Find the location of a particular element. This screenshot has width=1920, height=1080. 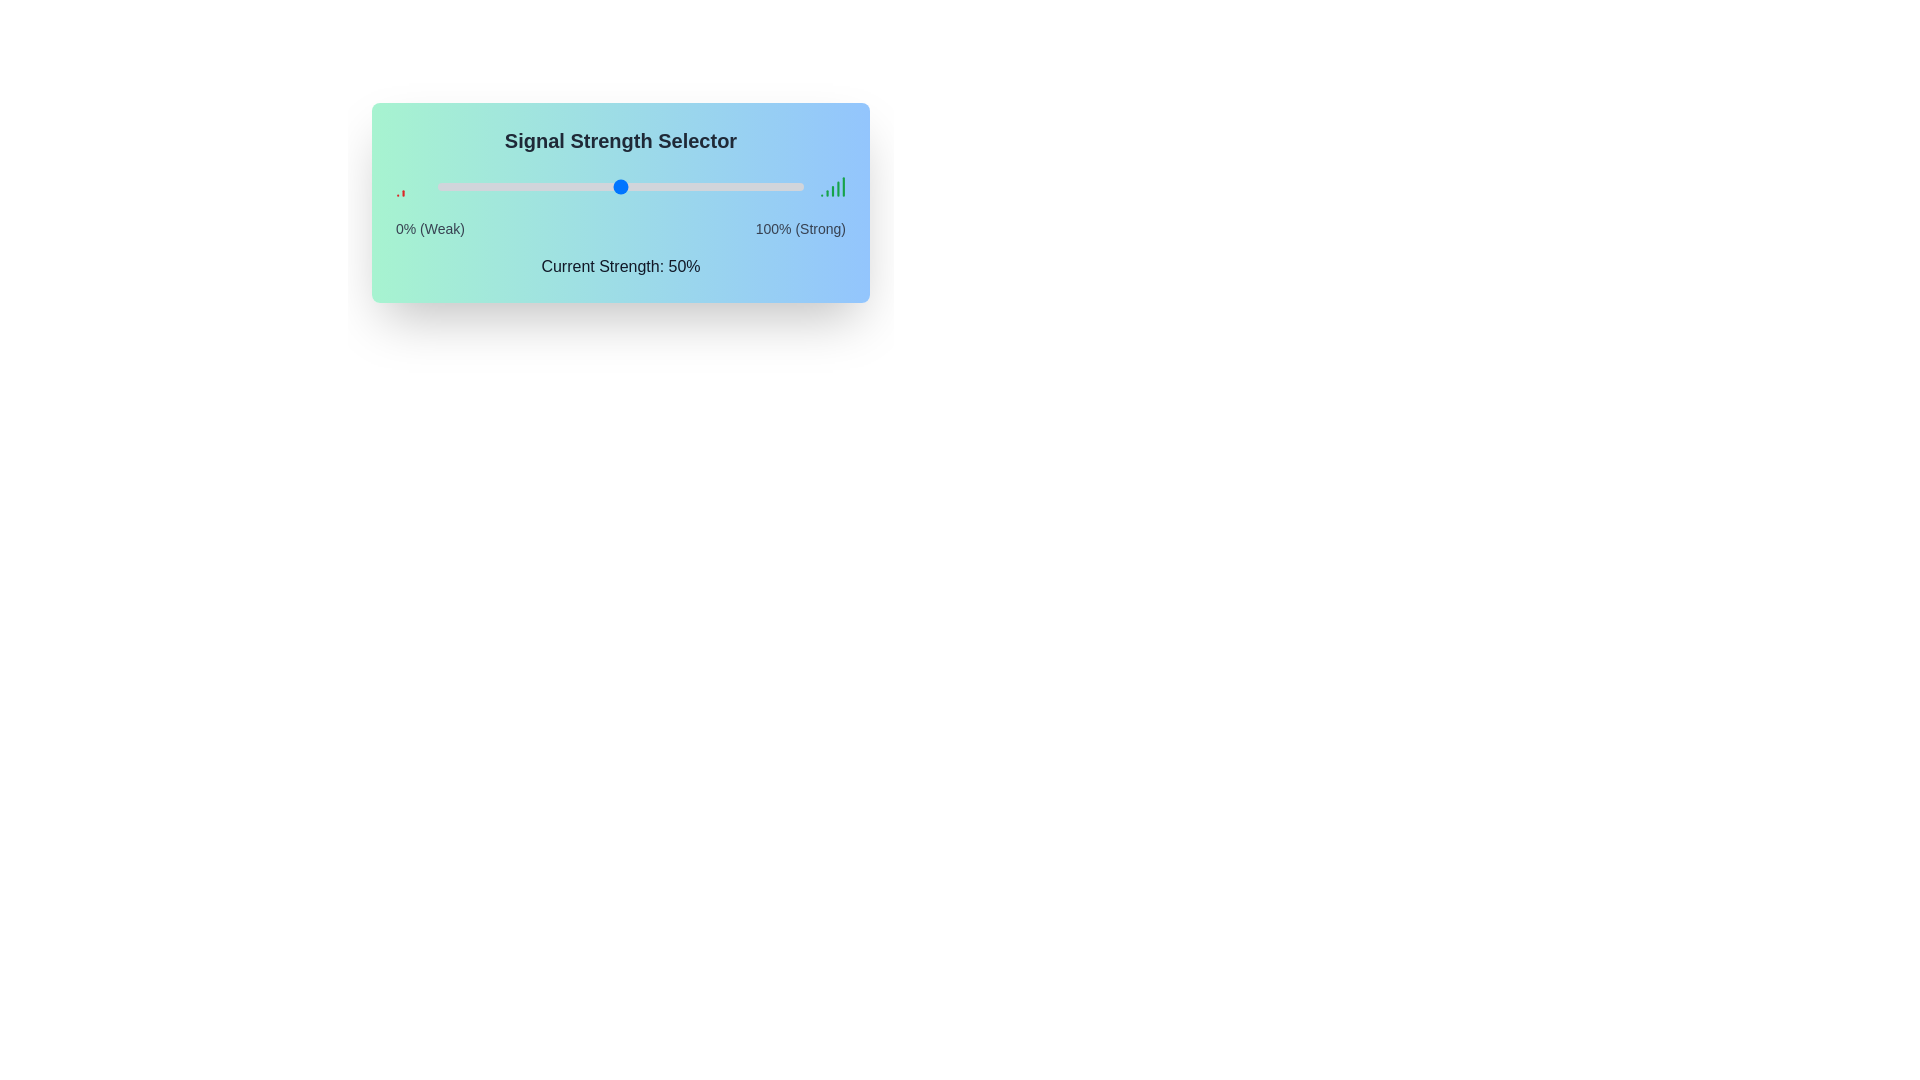

the signal strength slider to 10% is located at coordinates (473, 186).